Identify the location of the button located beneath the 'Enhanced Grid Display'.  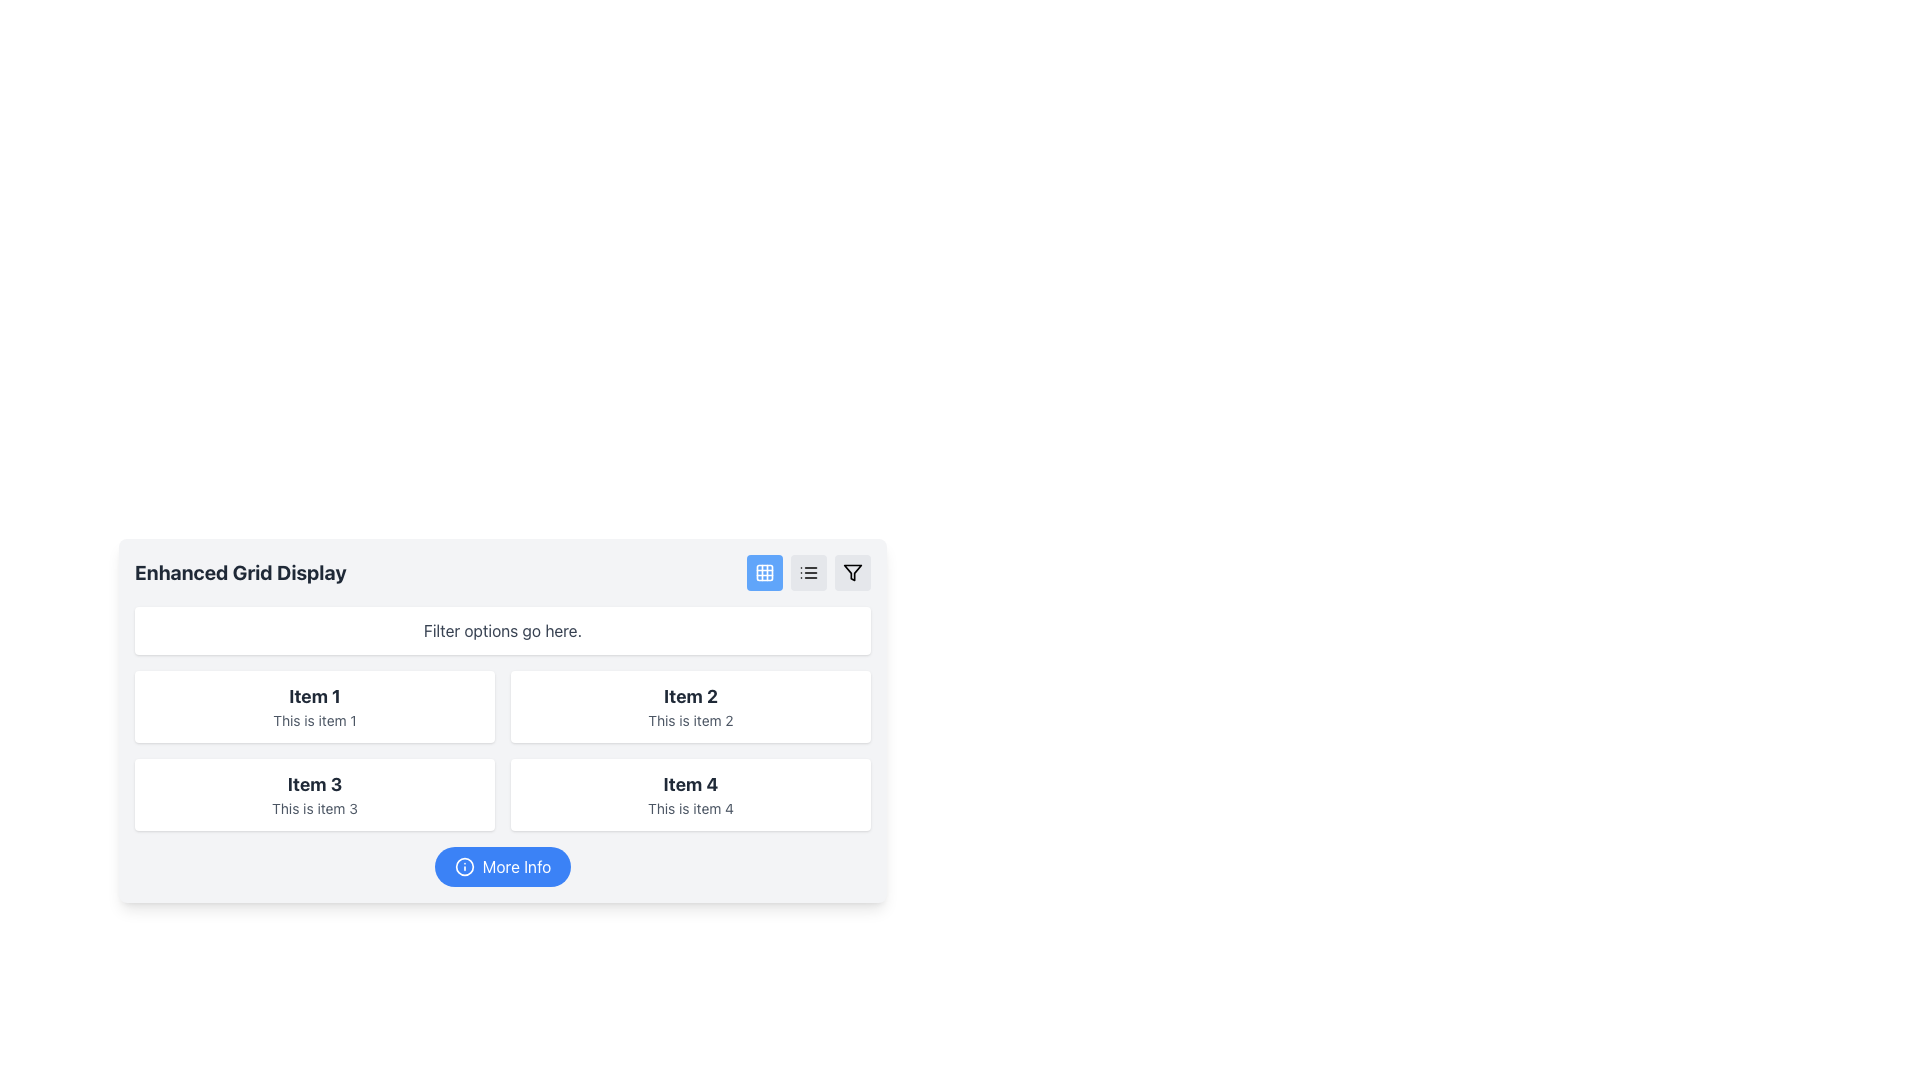
(503, 866).